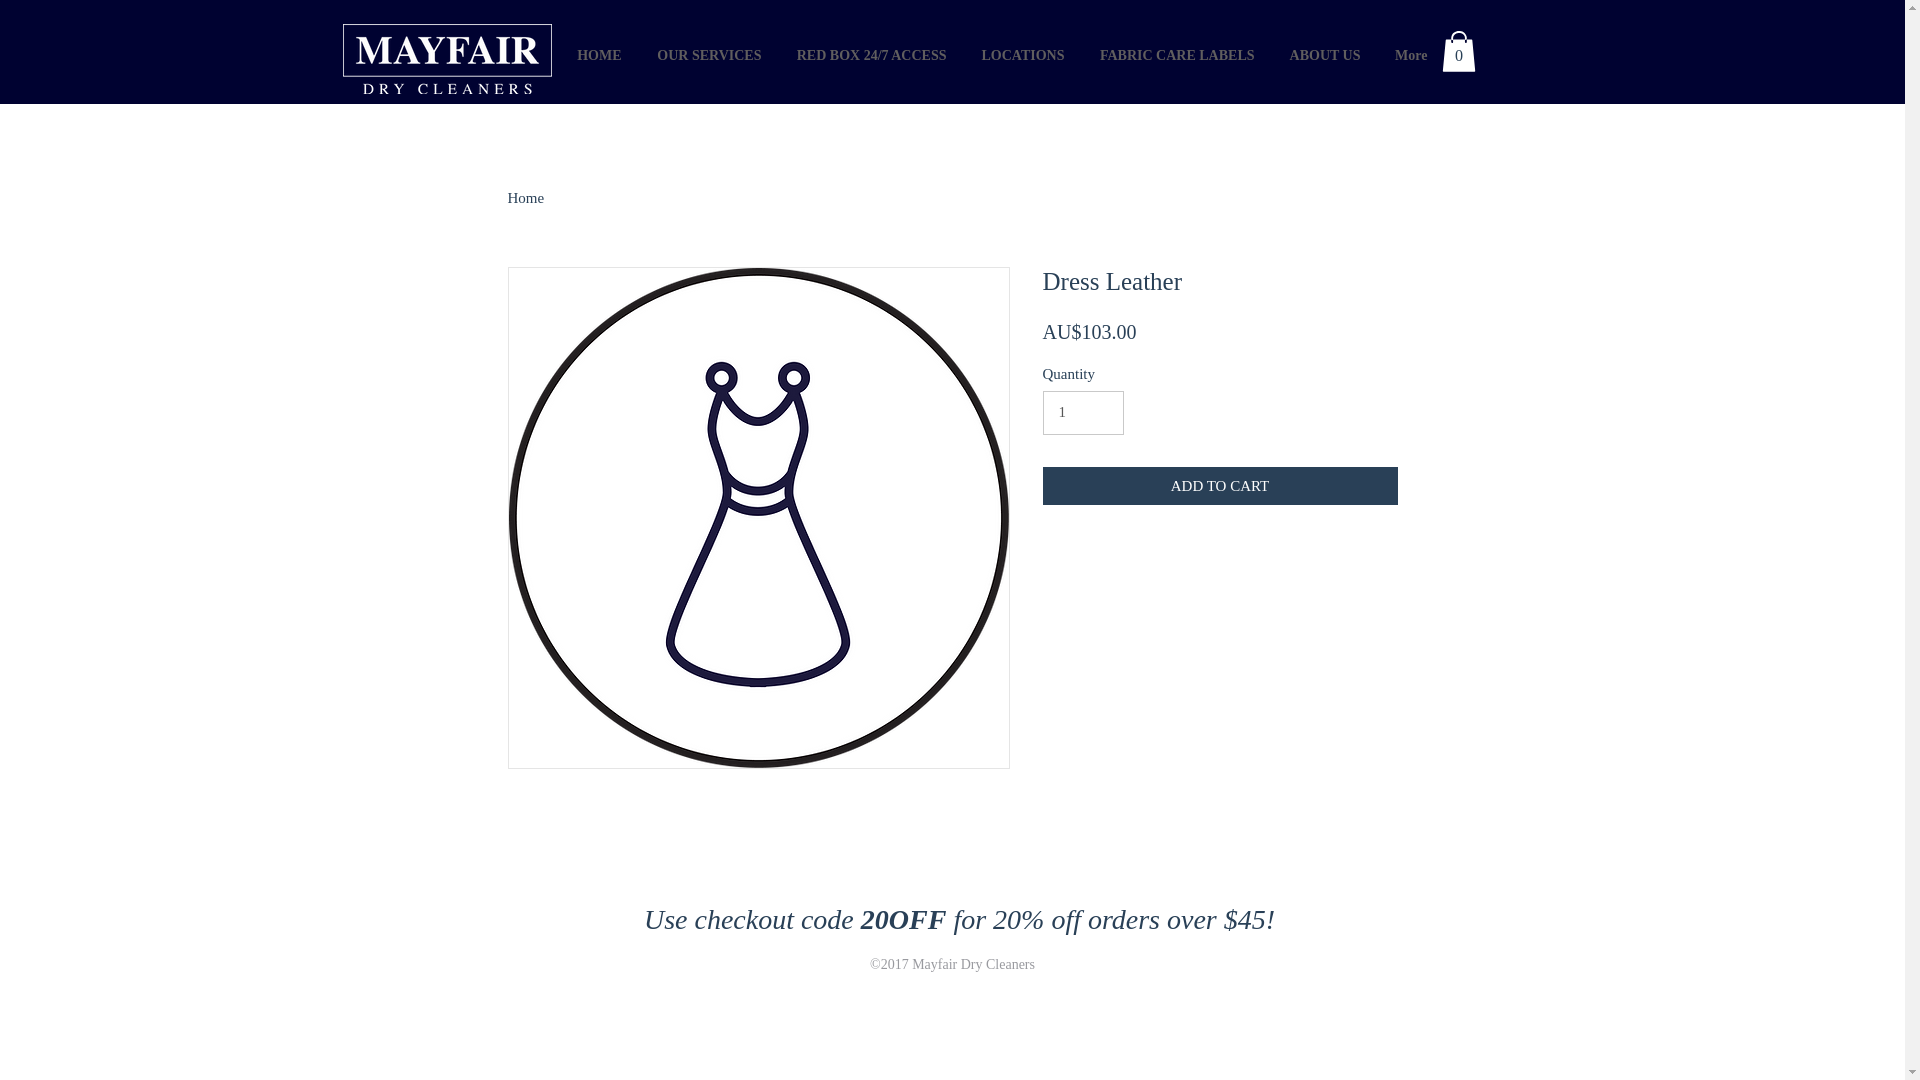  Describe the element at coordinates (1269, 54) in the screenshot. I see `'ABOUT US'` at that location.